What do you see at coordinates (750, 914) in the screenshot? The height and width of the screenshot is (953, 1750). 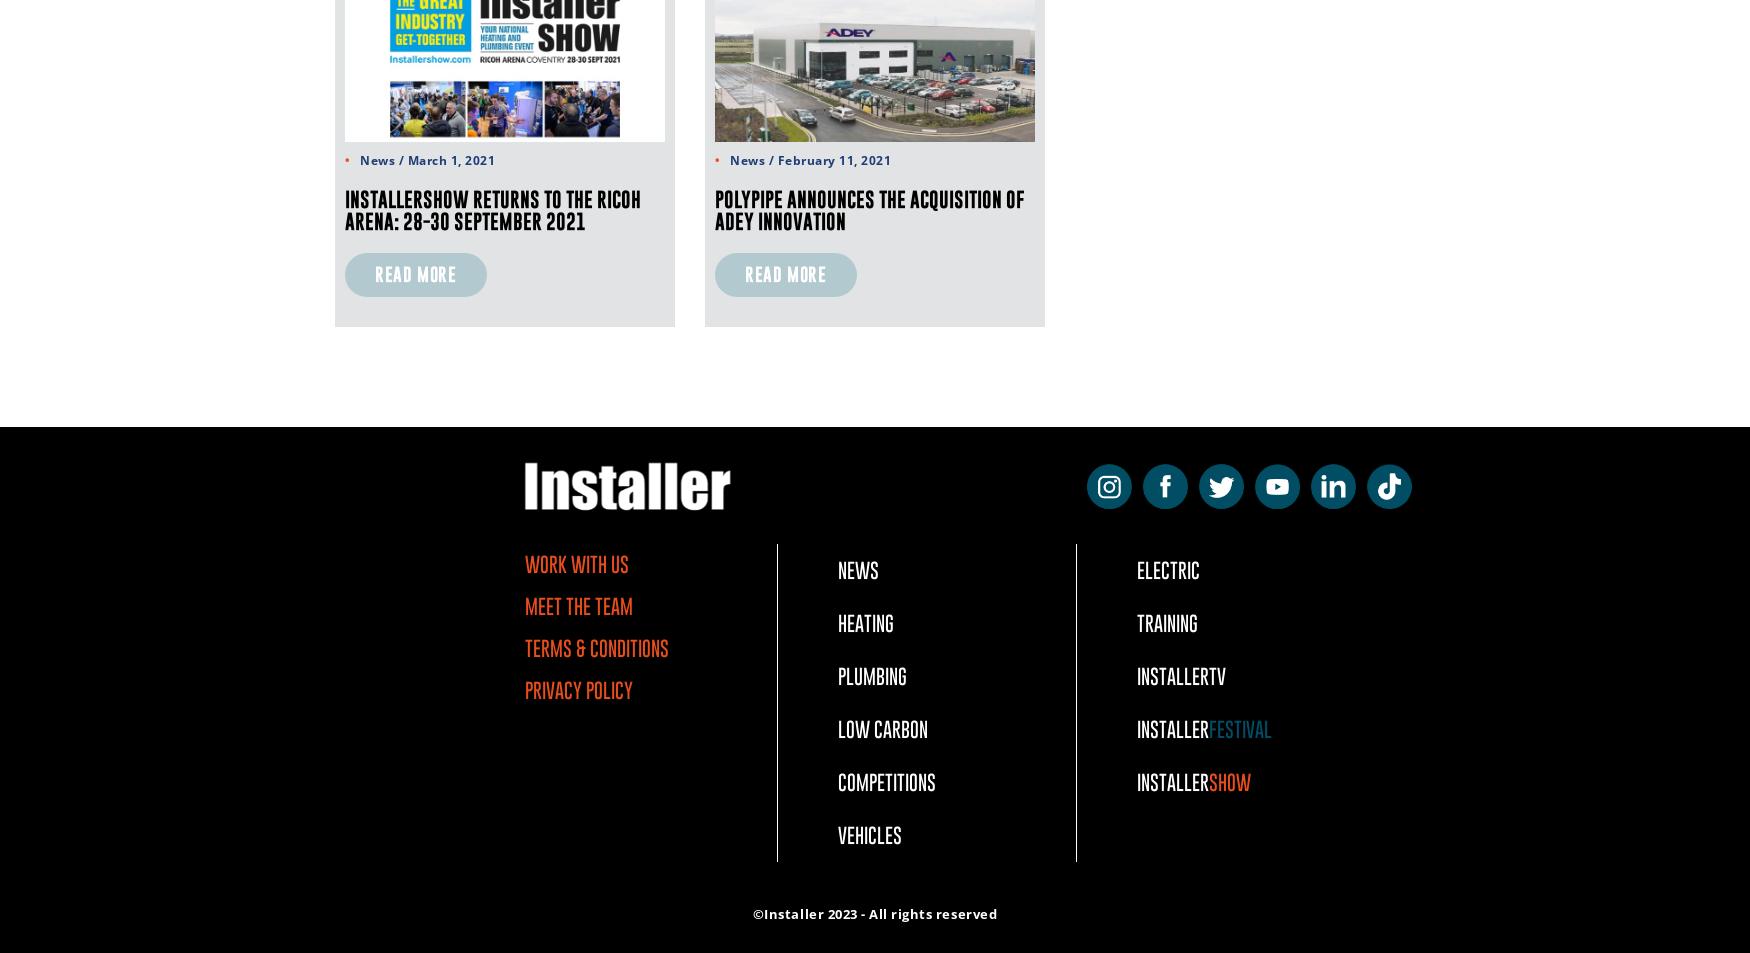 I see `'©Installer 2023 - All rights reserved'` at bounding box center [750, 914].